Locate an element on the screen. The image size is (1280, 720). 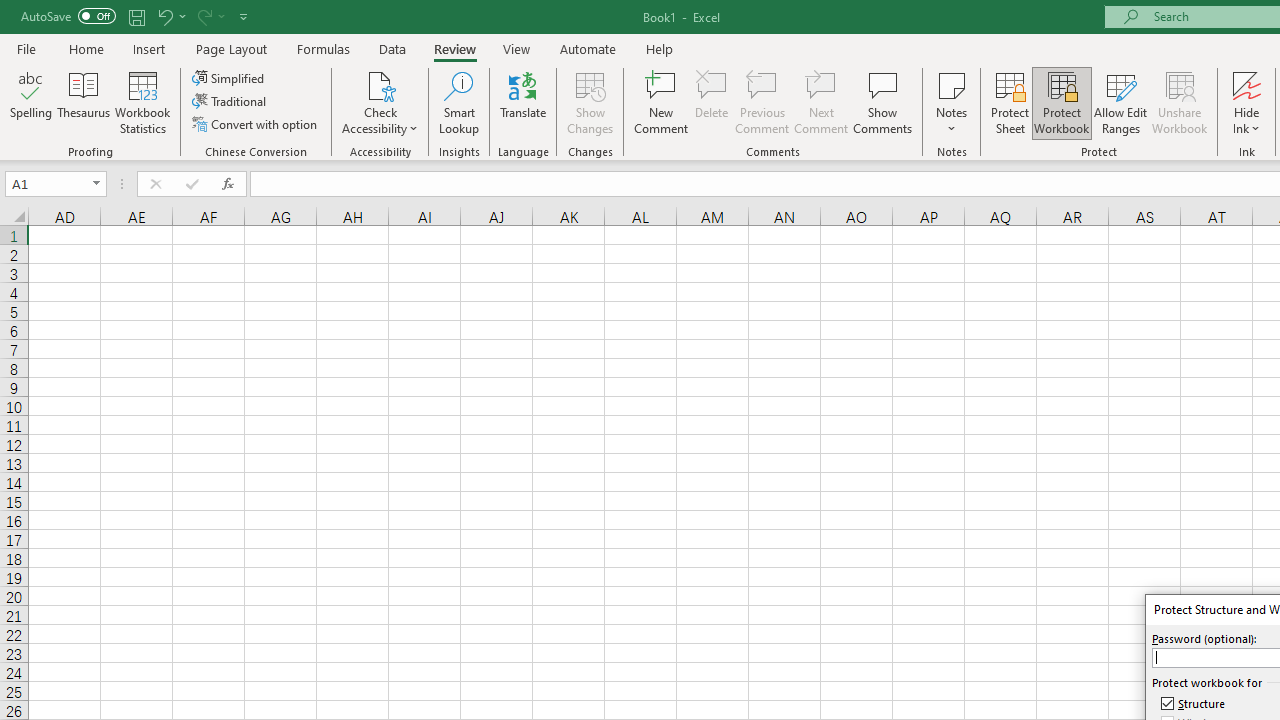
'Delete' is located at coordinates (712, 103).